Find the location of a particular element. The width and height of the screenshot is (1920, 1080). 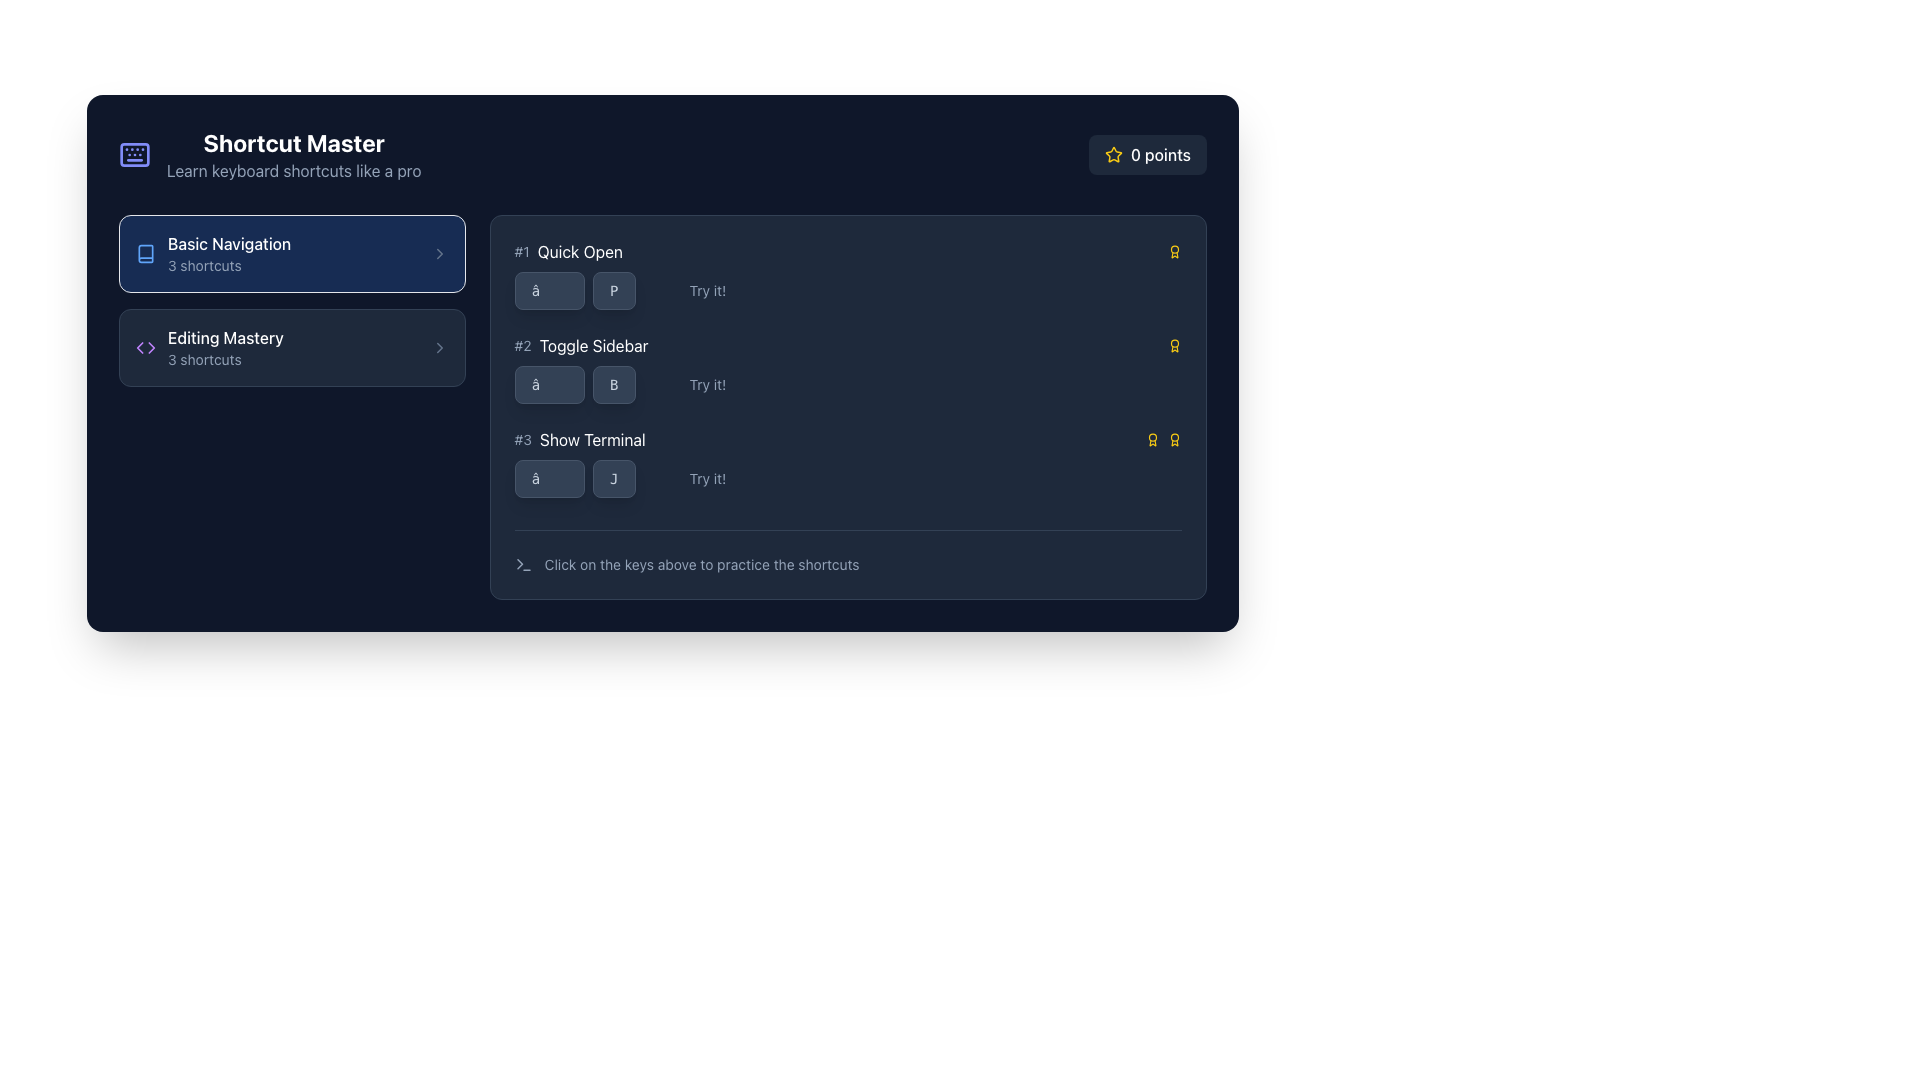

the first entry is located at coordinates (848, 250).